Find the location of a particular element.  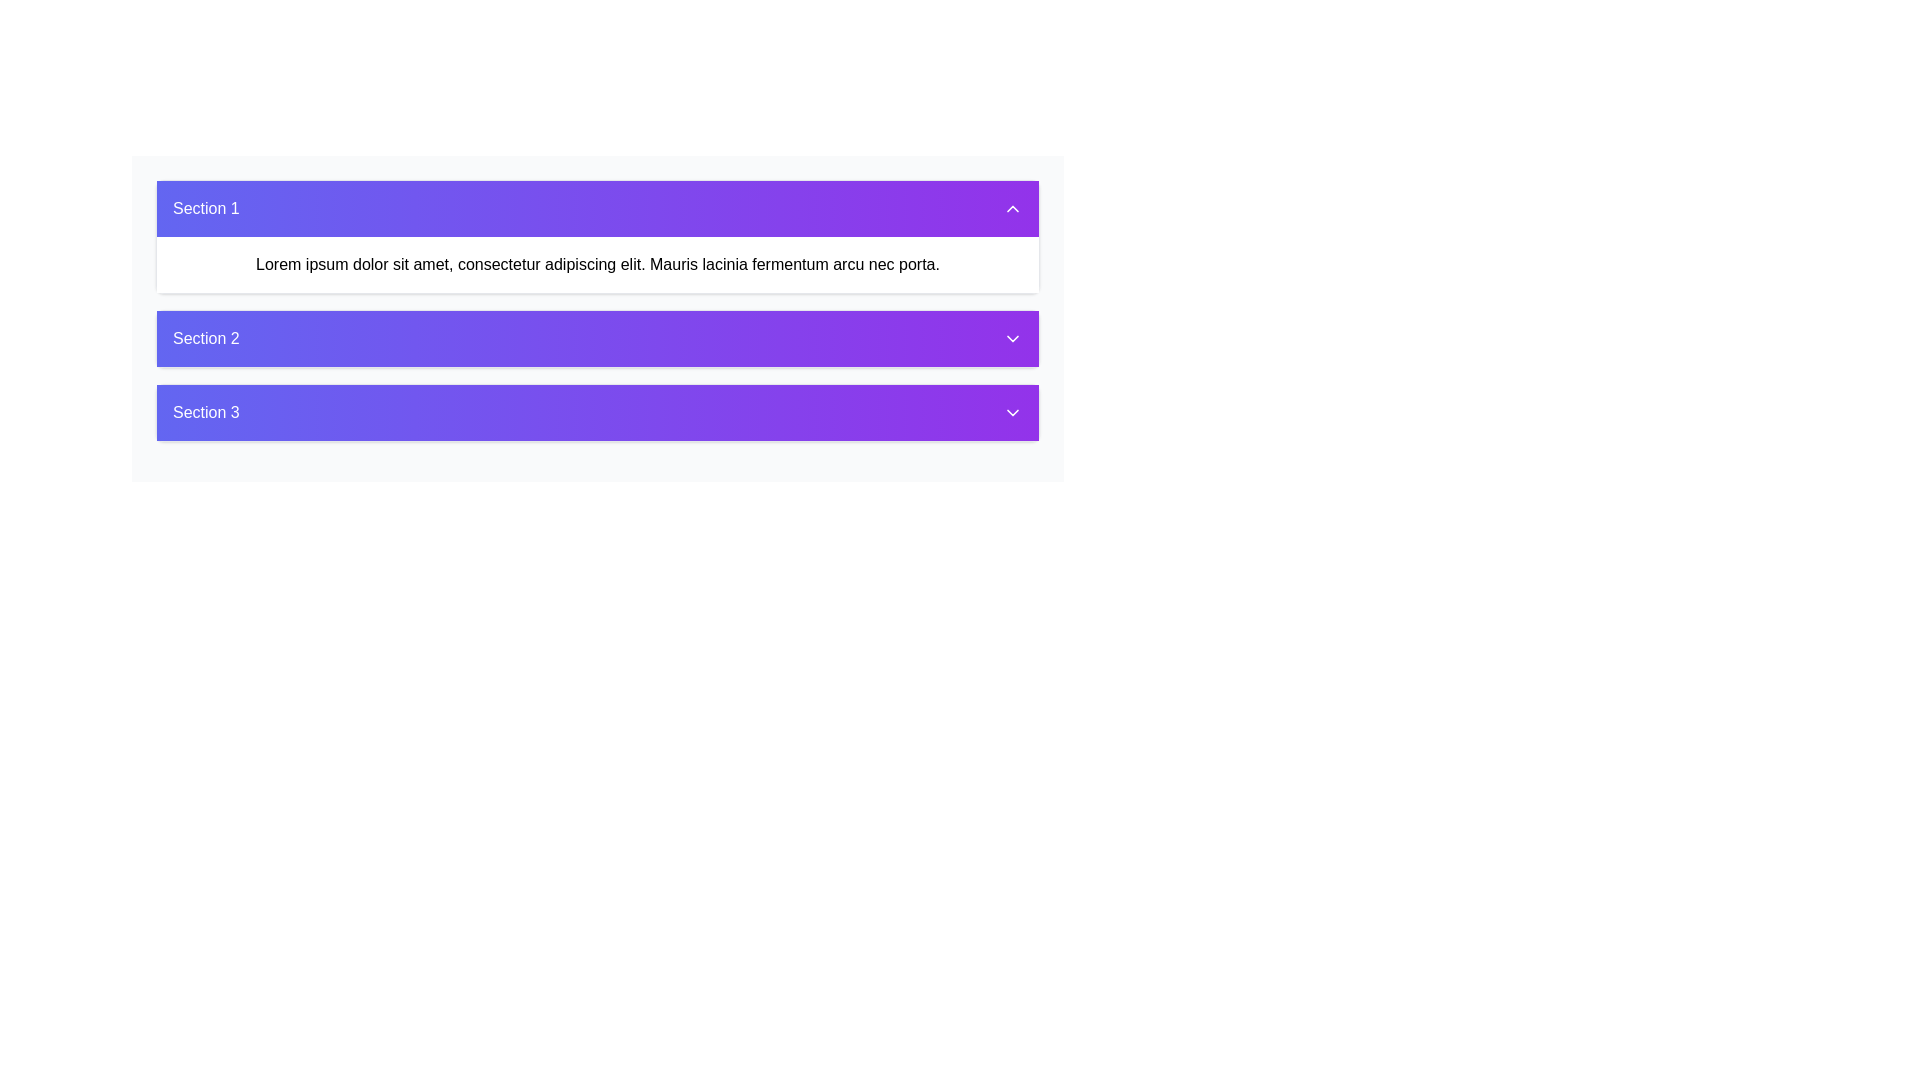

the Dropdown indicator icon, which is a downward-facing chevron located at the rightmost side of the header for Section 2 is located at coordinates (1012, 338).